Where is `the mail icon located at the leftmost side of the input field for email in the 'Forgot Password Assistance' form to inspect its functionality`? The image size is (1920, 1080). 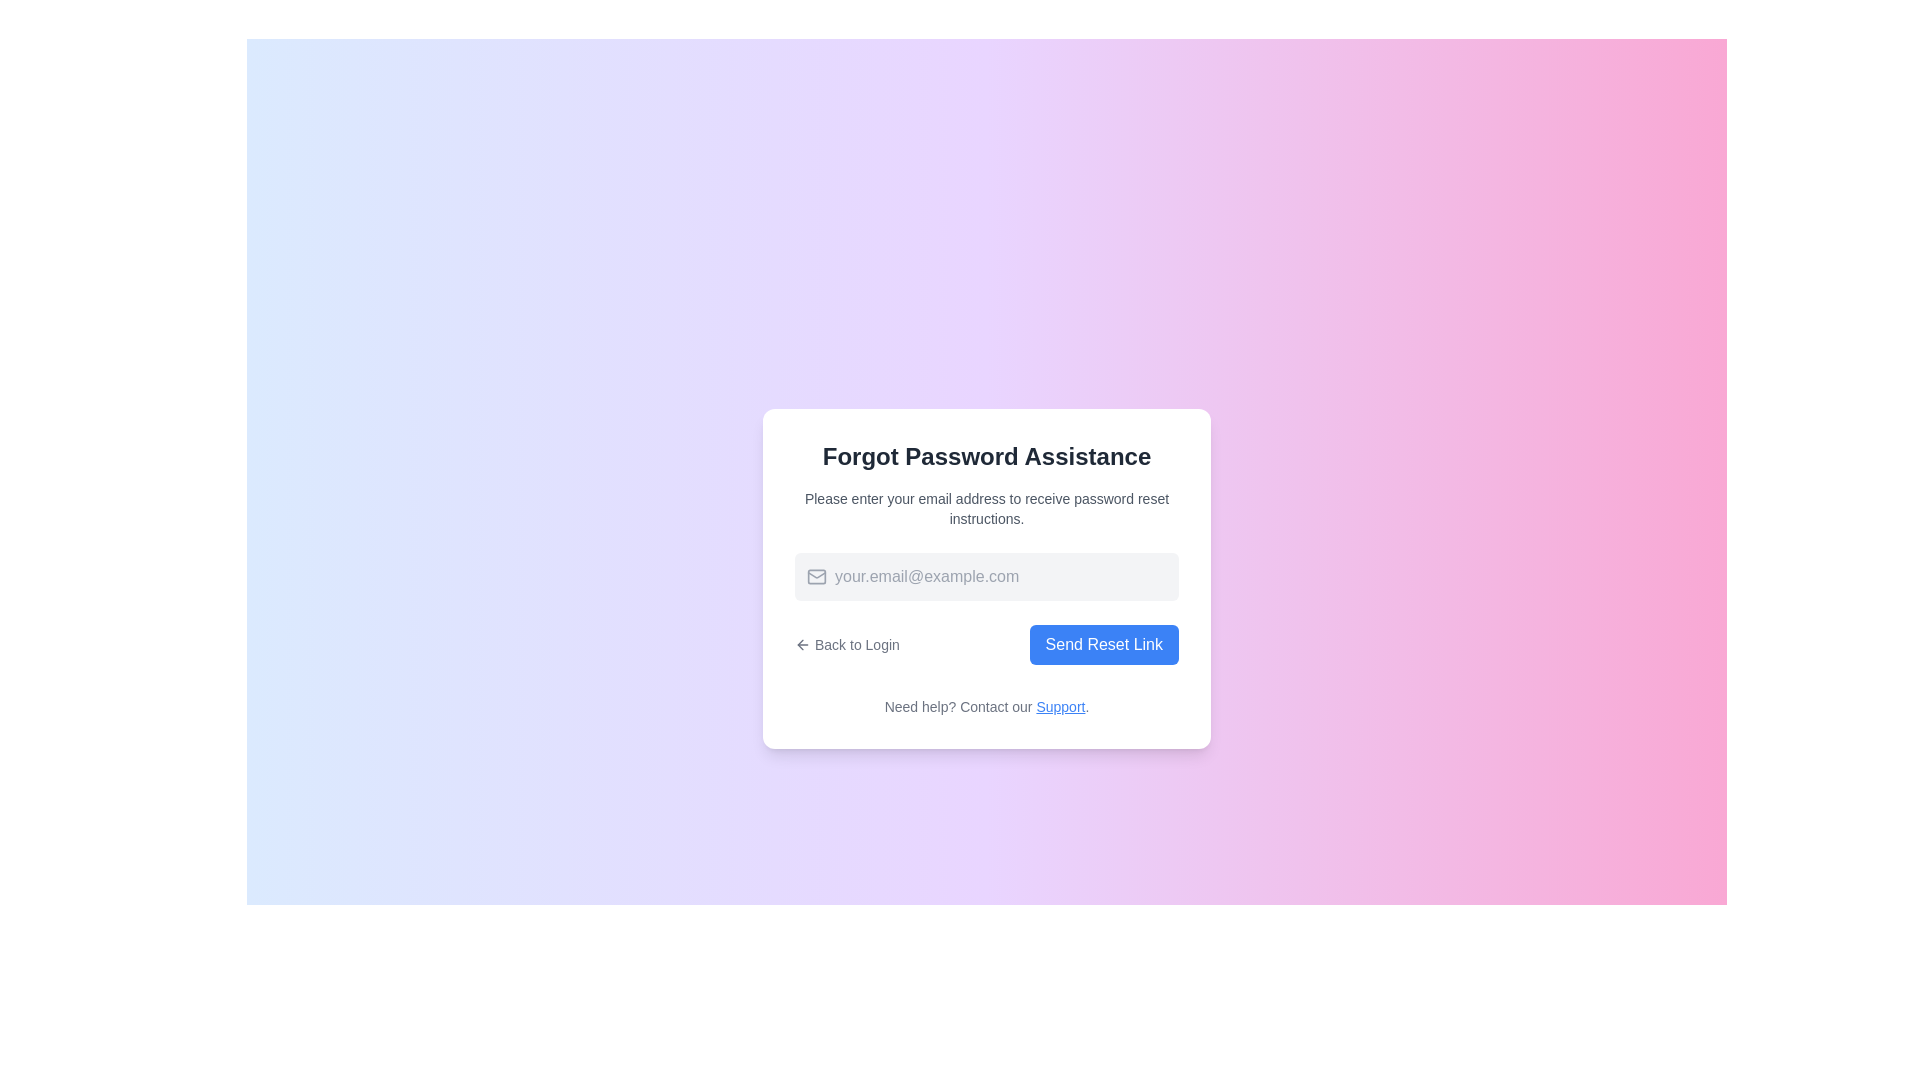
the mail icon located at the leftmost side of the input field for email in the 'Forgot Password Assistance' form to inspect its functionality is located at coordinates (811, 577).